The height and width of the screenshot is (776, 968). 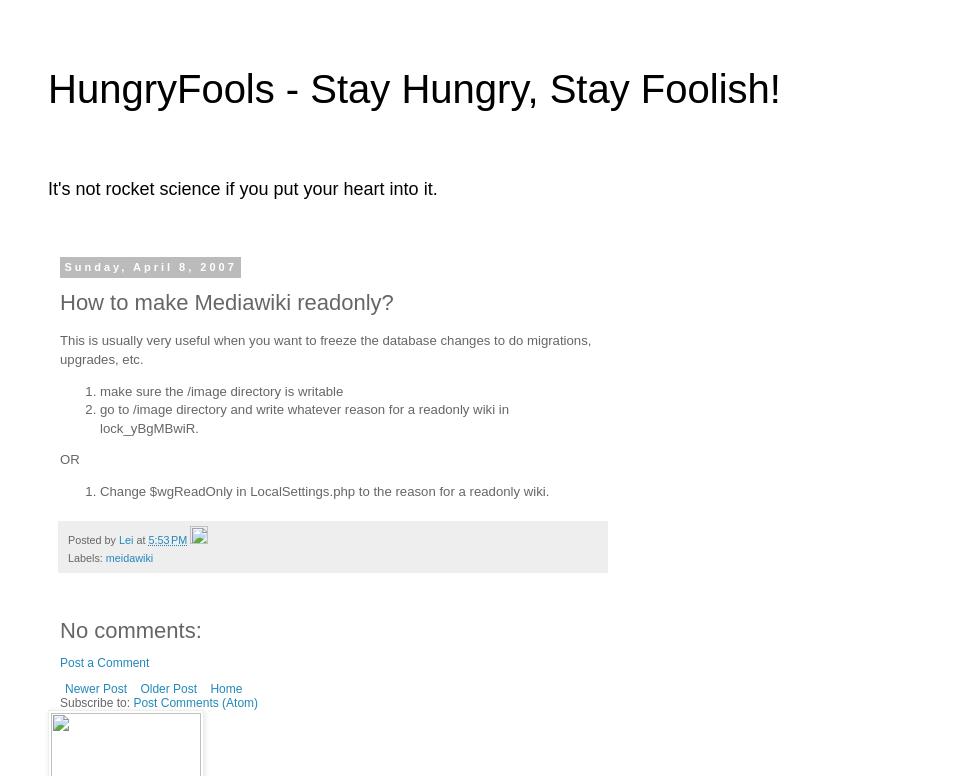 What do you see at coordinates (125, 539) in the screenshot?
I see `'Lei'` at bounding box center [125, 539].